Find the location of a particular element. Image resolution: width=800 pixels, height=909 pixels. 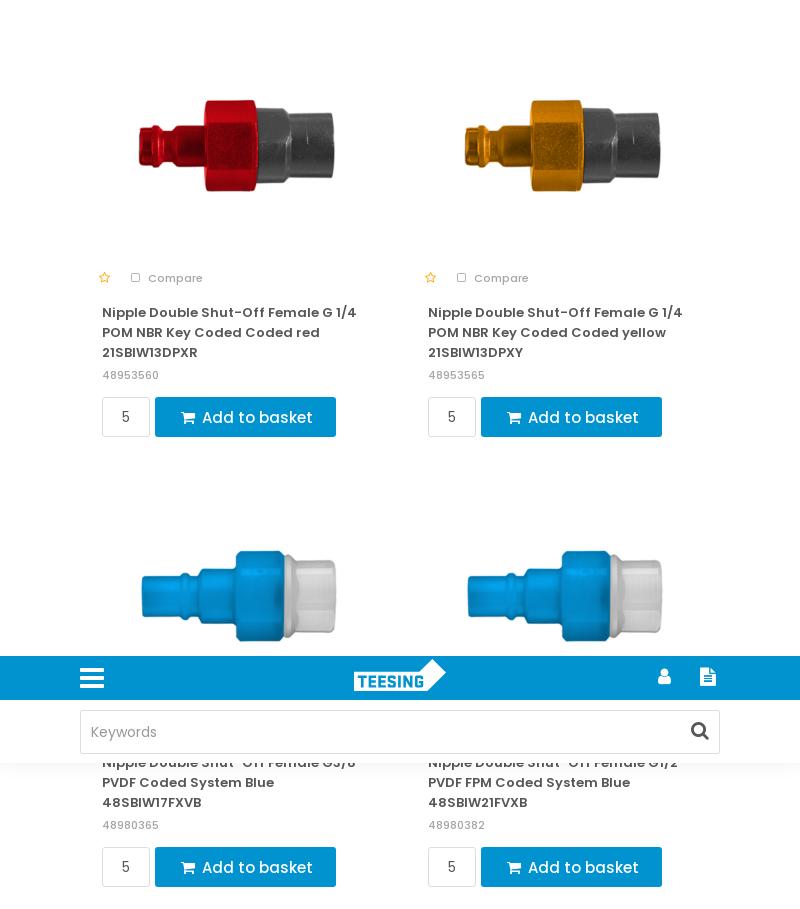

'Copyright © 2023 Teesing BV' is located at coordinates (90, 113).